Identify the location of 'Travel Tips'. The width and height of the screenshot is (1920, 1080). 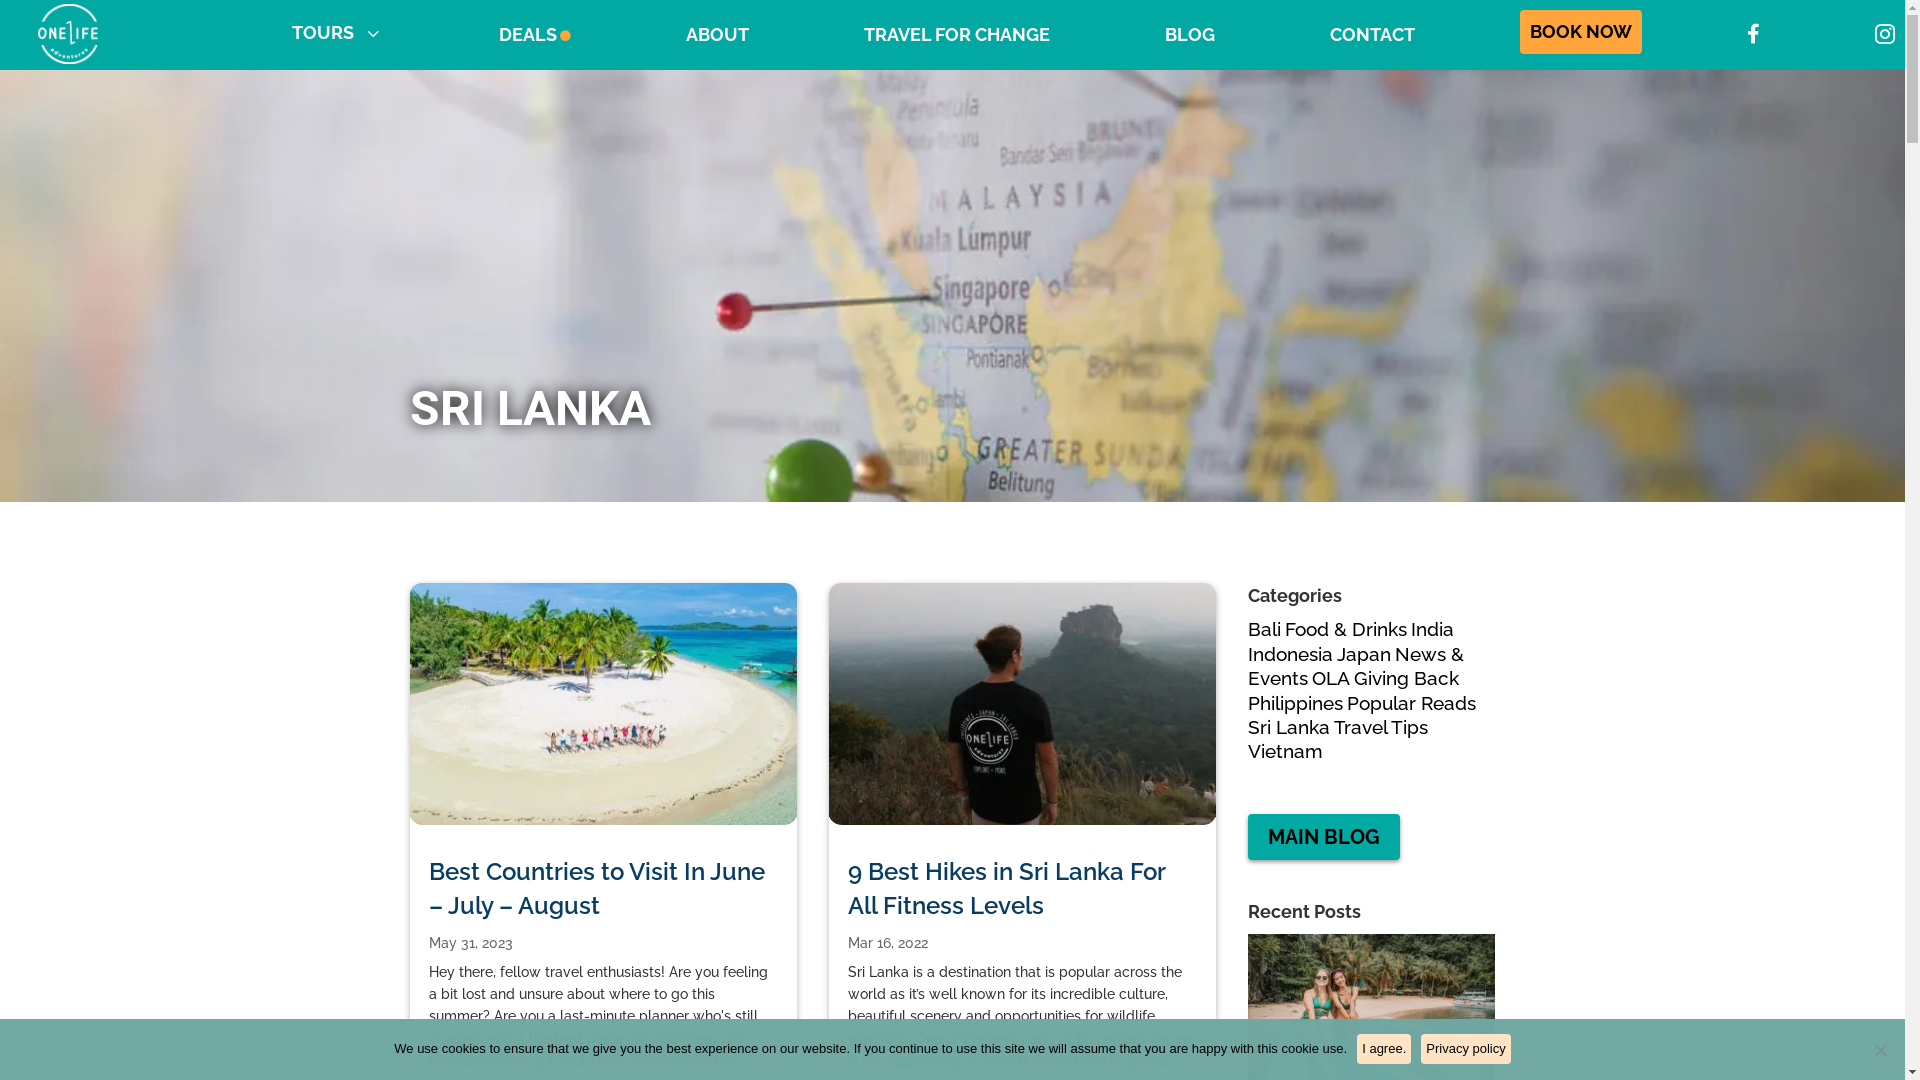
(1380, 726).